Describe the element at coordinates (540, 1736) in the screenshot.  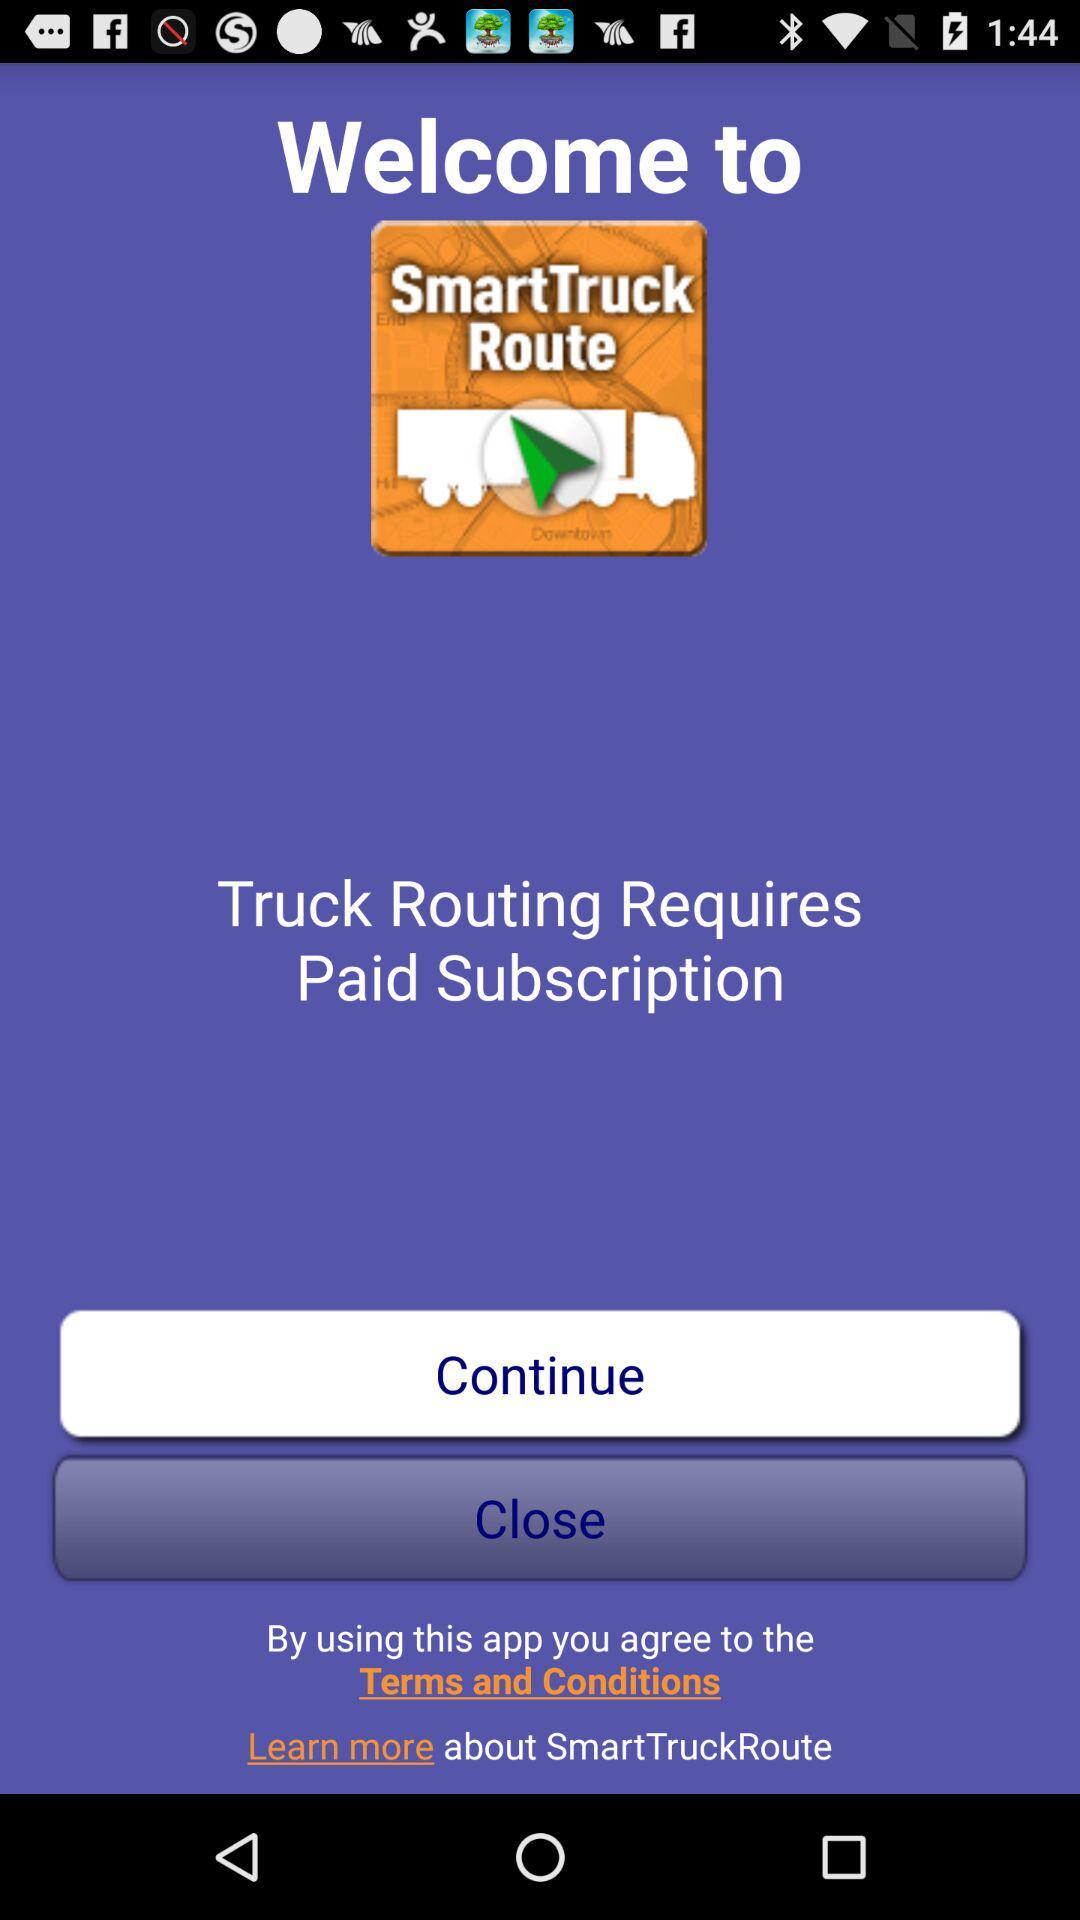
I see `the app below by using this app` at that location.